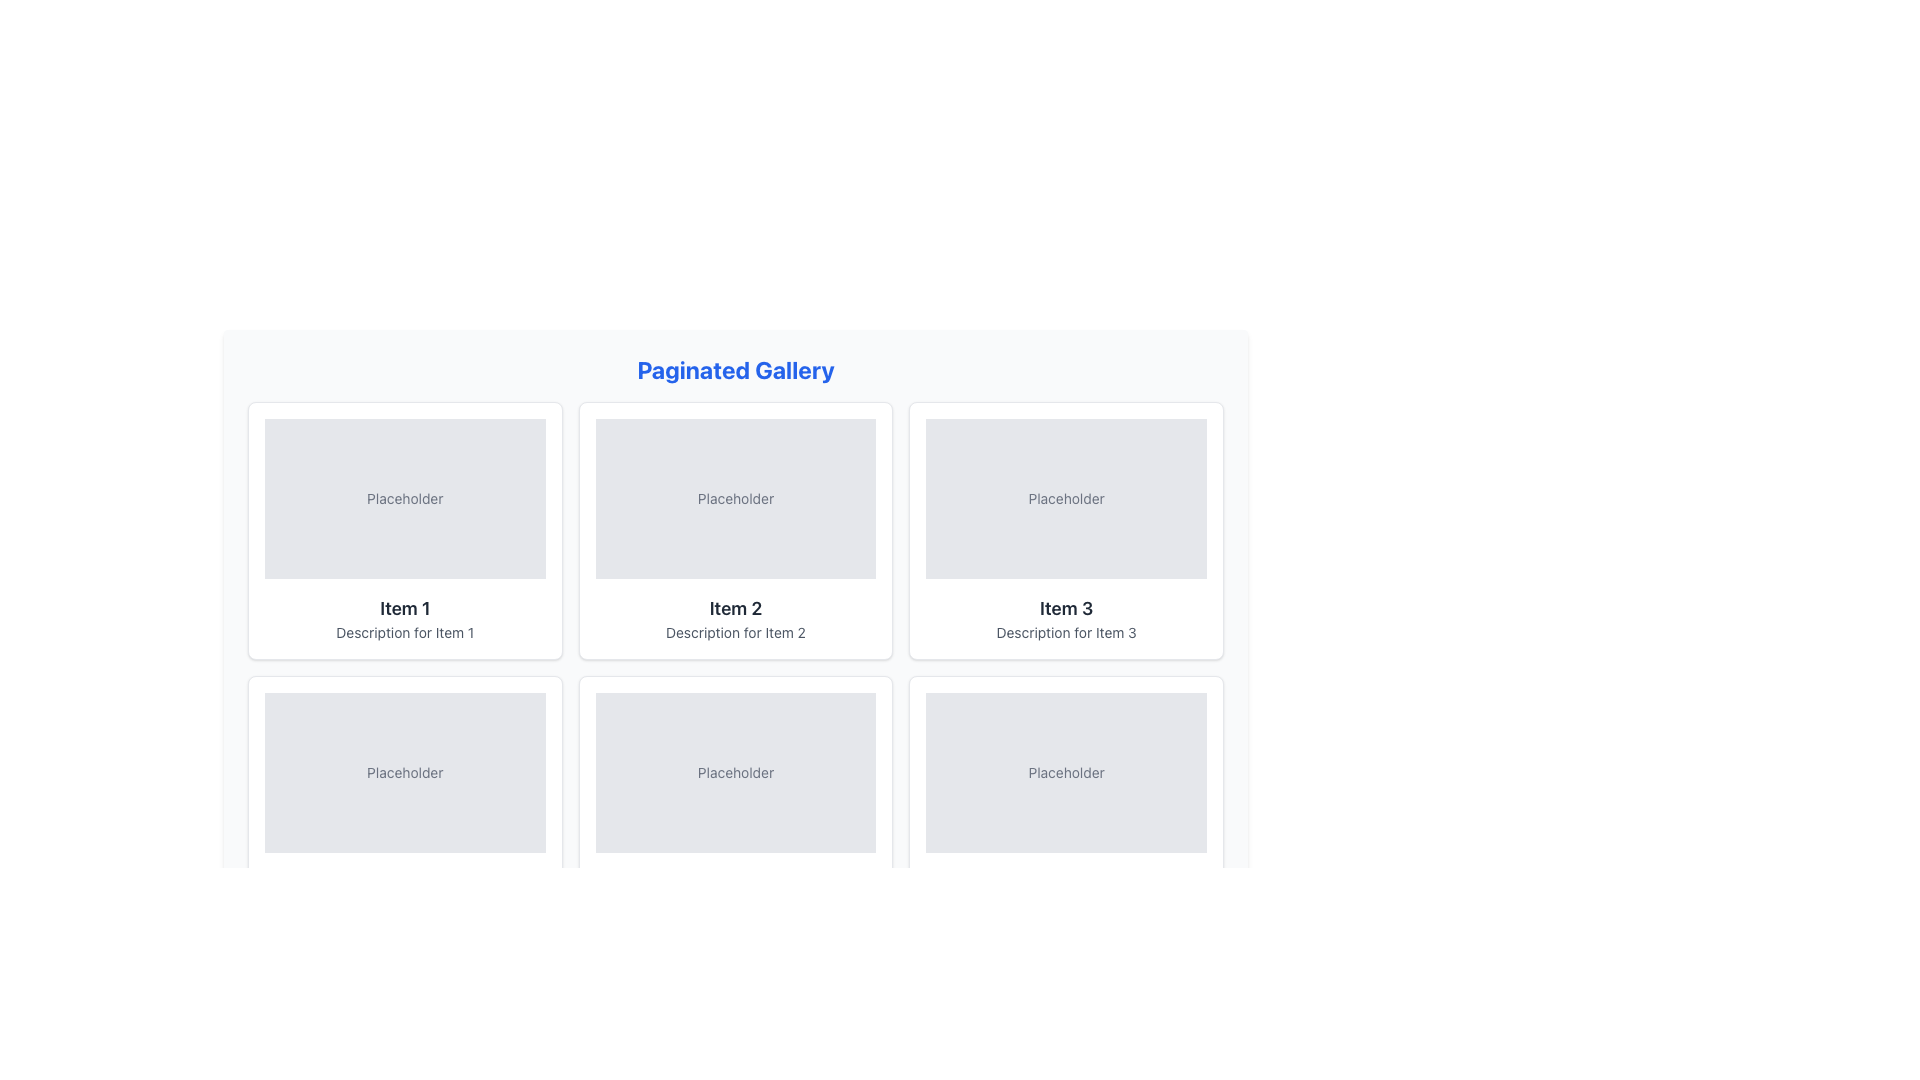 This screenshot has width=1920, height=1080. I want to click on the first button in the horizontal arrangement at the bottom of the interface, which navigates to the previous page, so click(294, 985).